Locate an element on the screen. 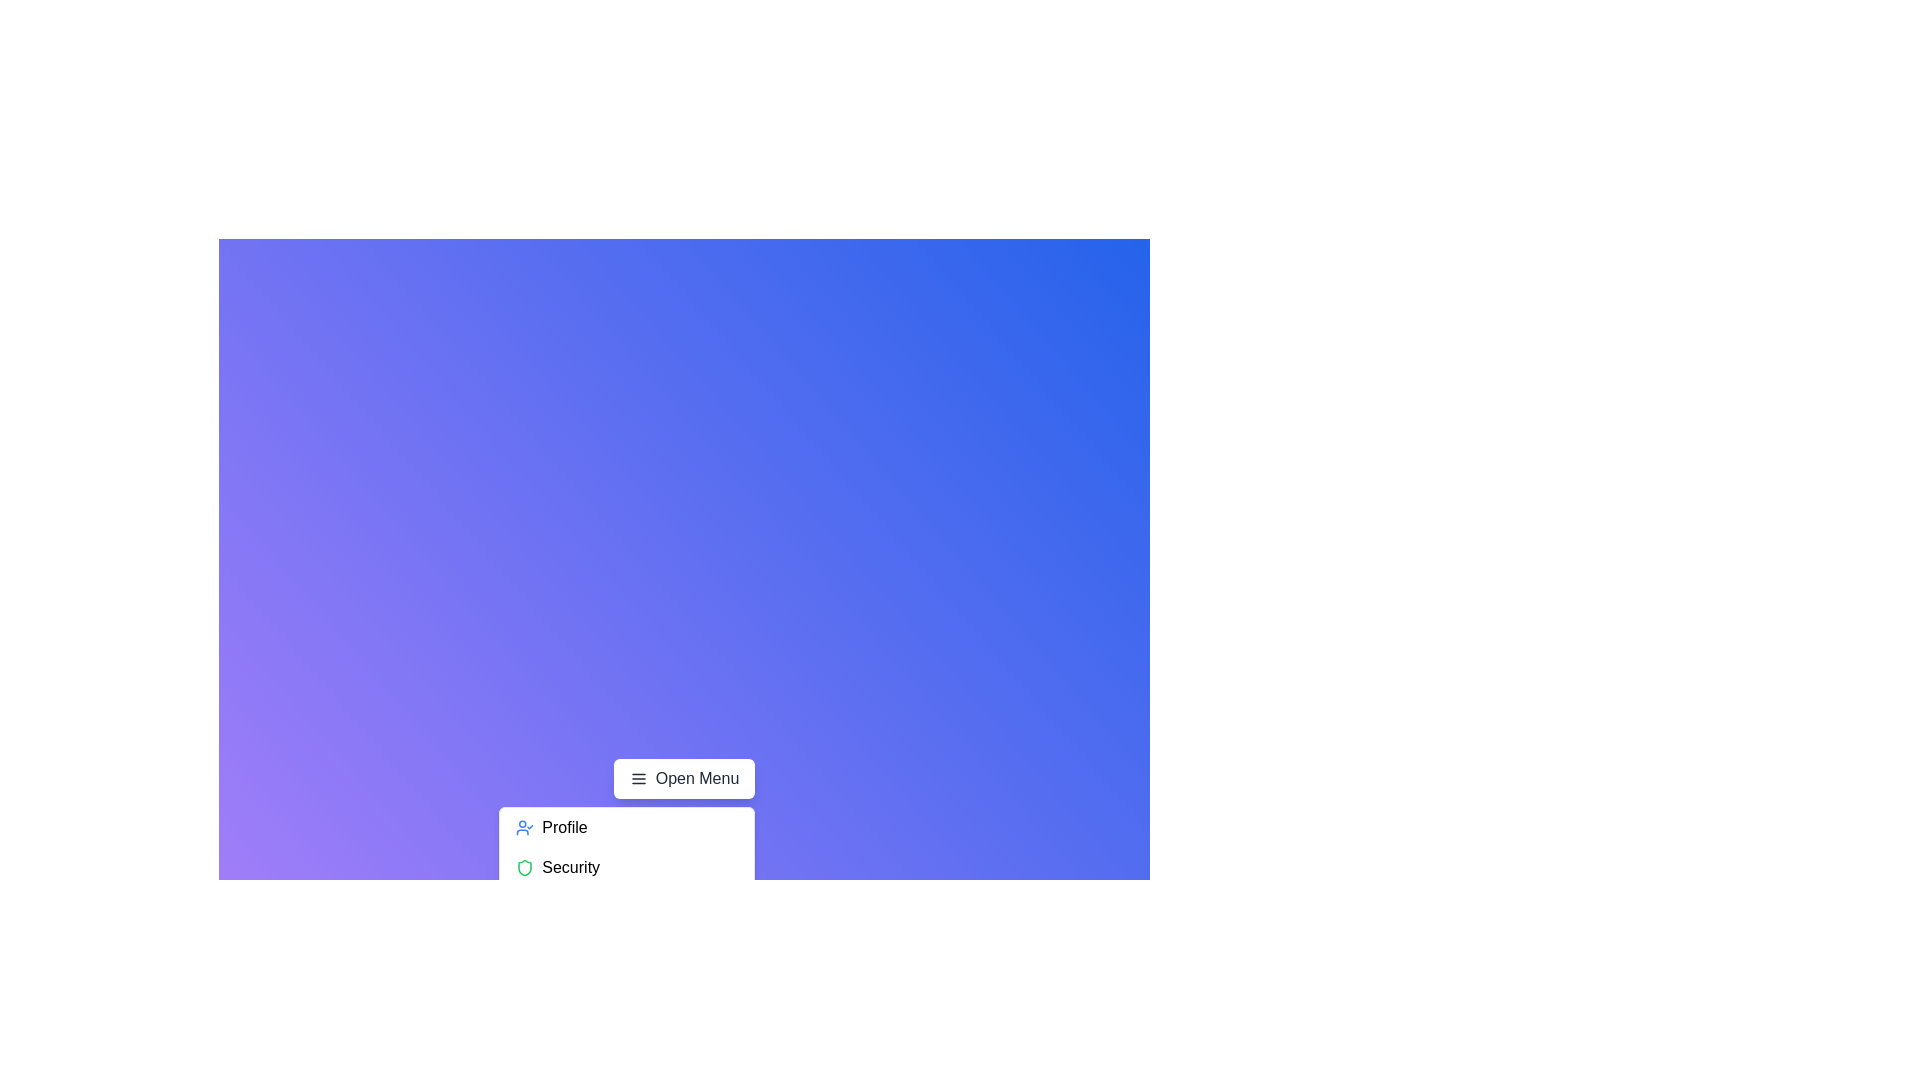  the menu item Security by clicking on it is located at coordinates (626, 866).